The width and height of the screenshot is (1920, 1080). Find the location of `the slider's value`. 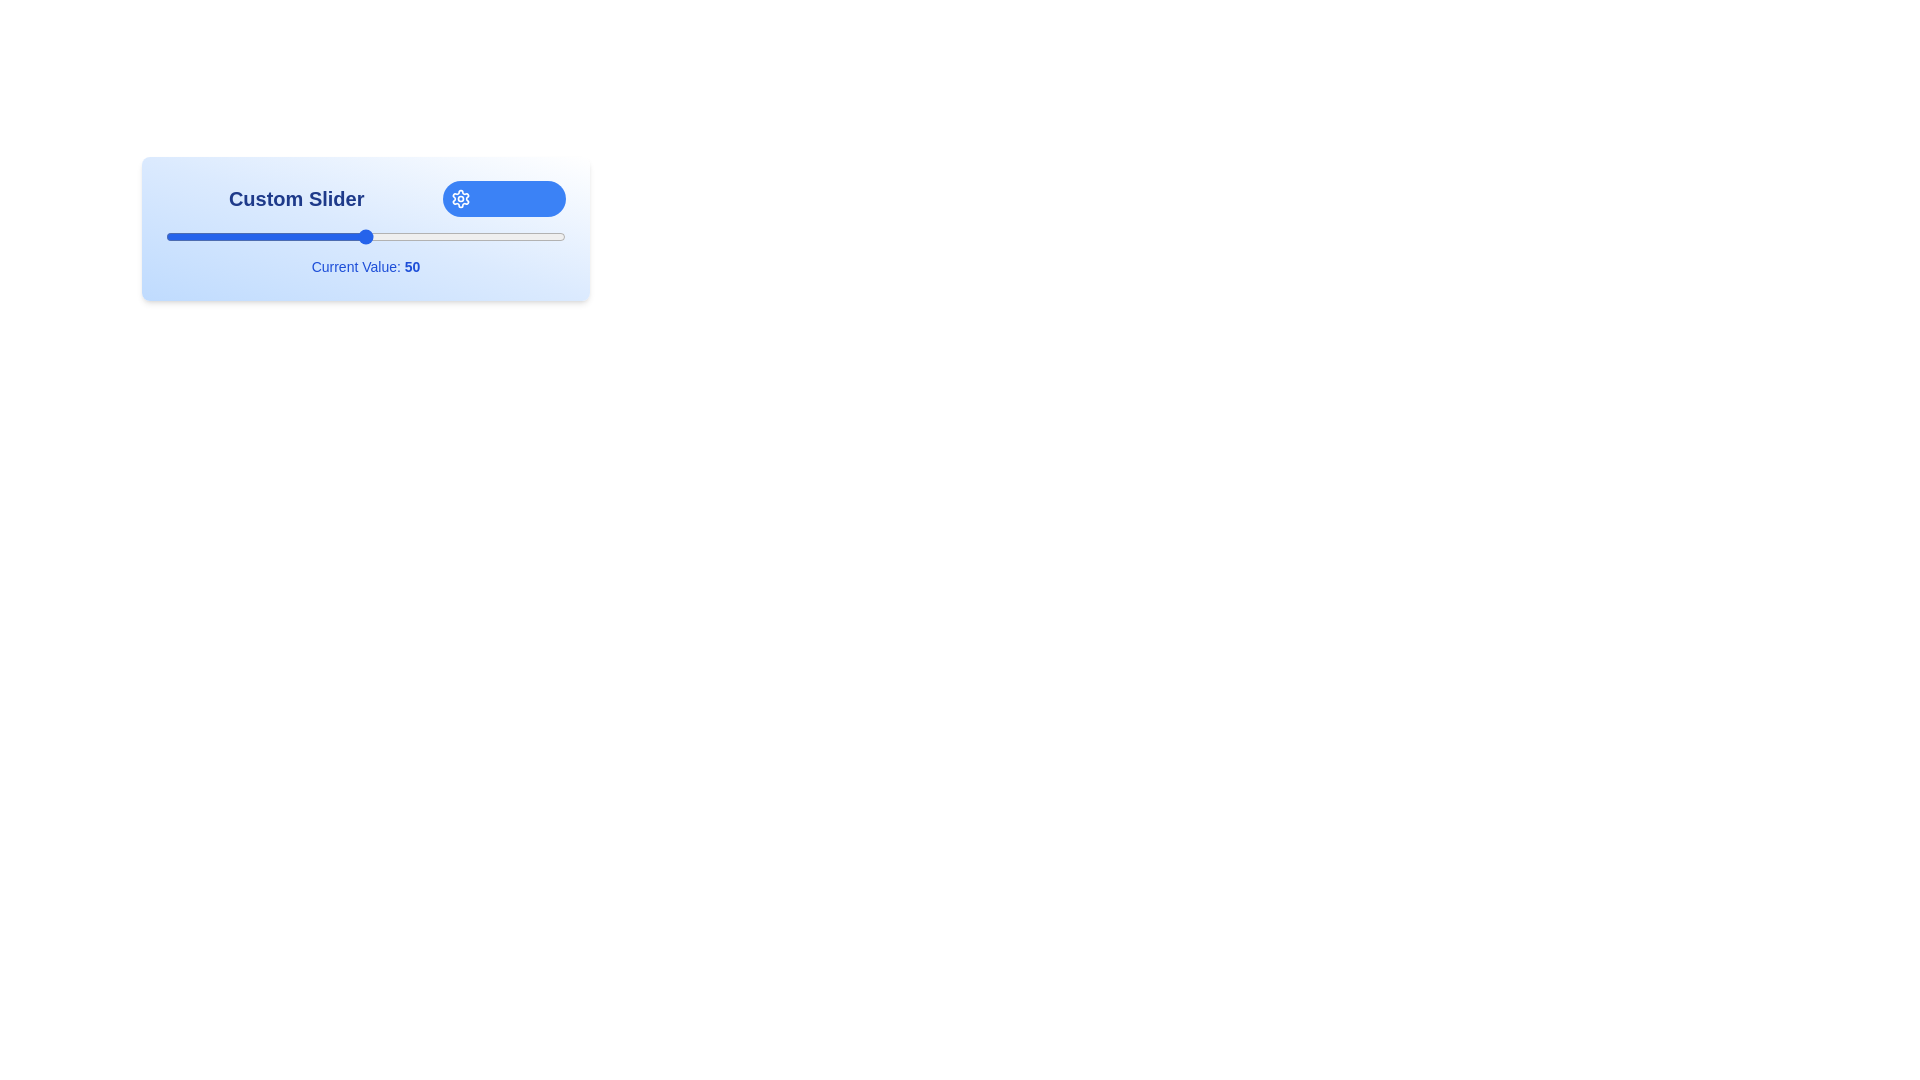

the slider's value is located at coordinates (436, 235).